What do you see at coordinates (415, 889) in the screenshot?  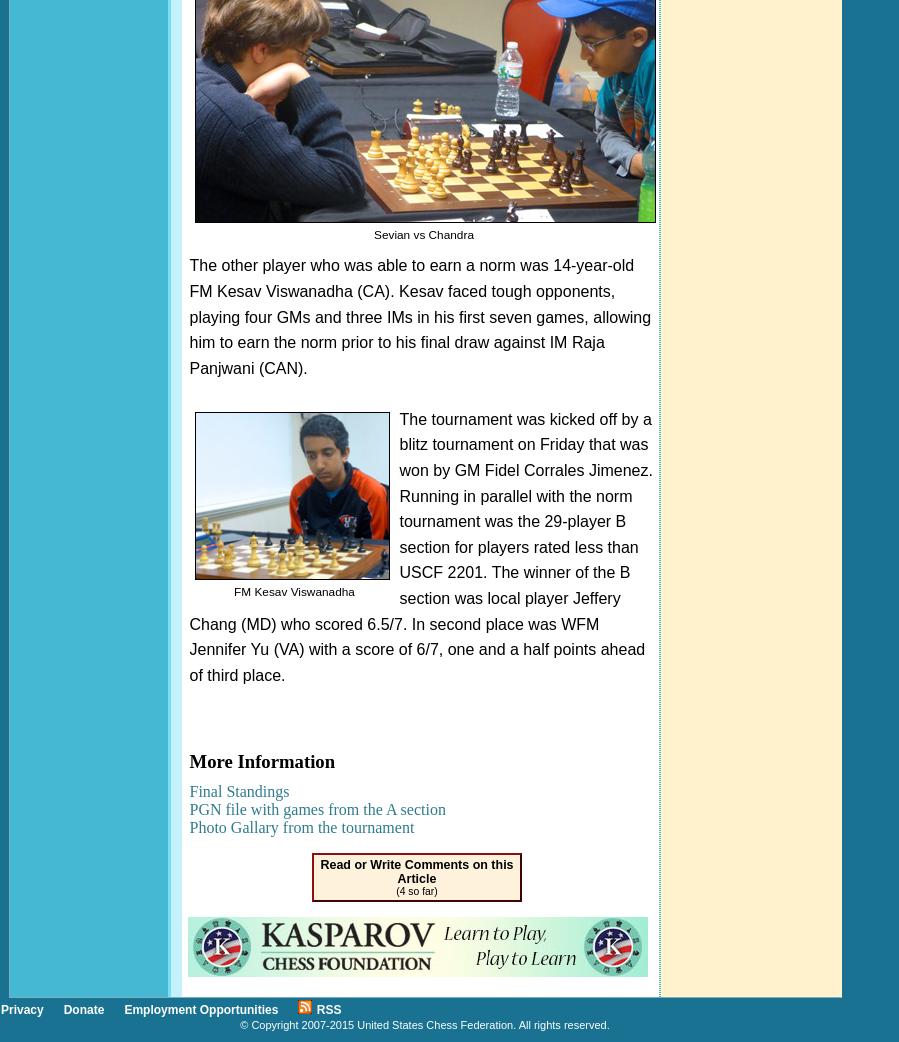 I see `'(4 so far)'` at bounding box center [415, 889].